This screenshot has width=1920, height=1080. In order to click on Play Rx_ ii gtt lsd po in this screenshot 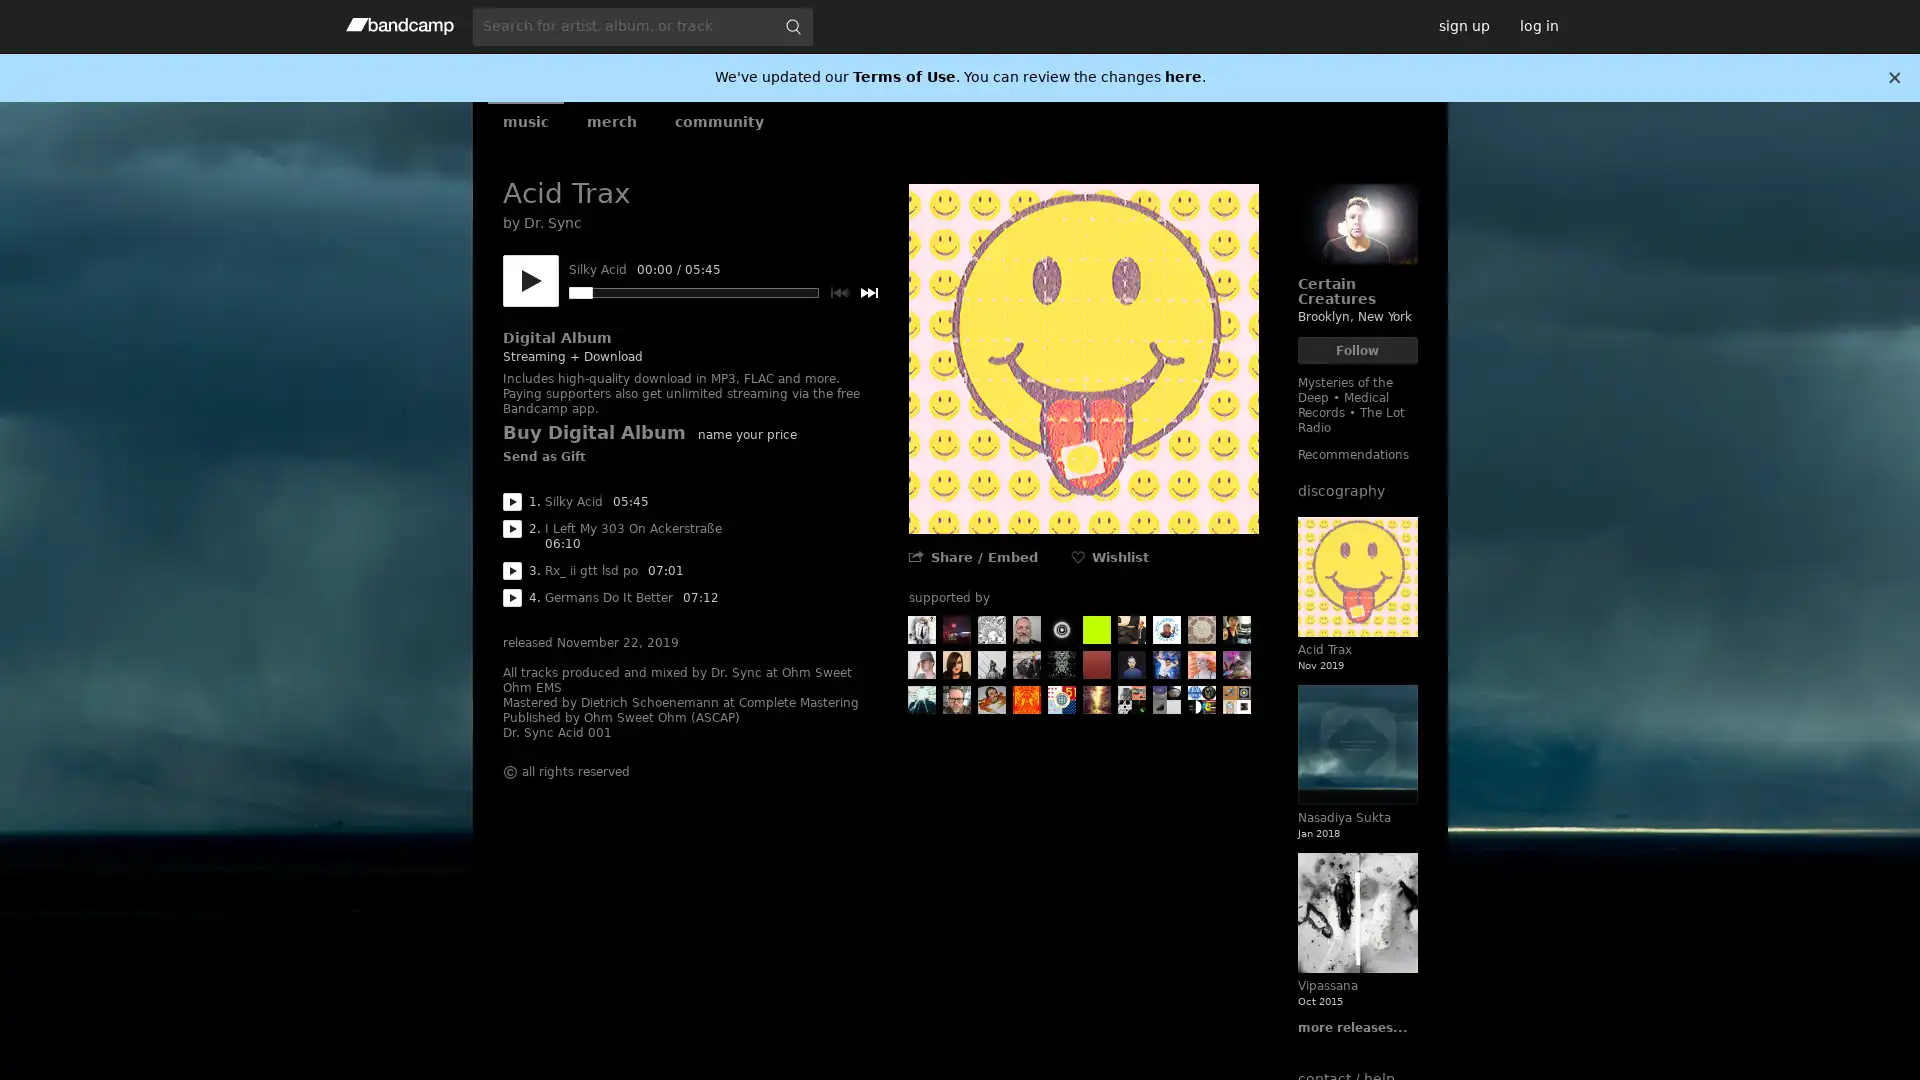, I will do `click(511, 570)`.